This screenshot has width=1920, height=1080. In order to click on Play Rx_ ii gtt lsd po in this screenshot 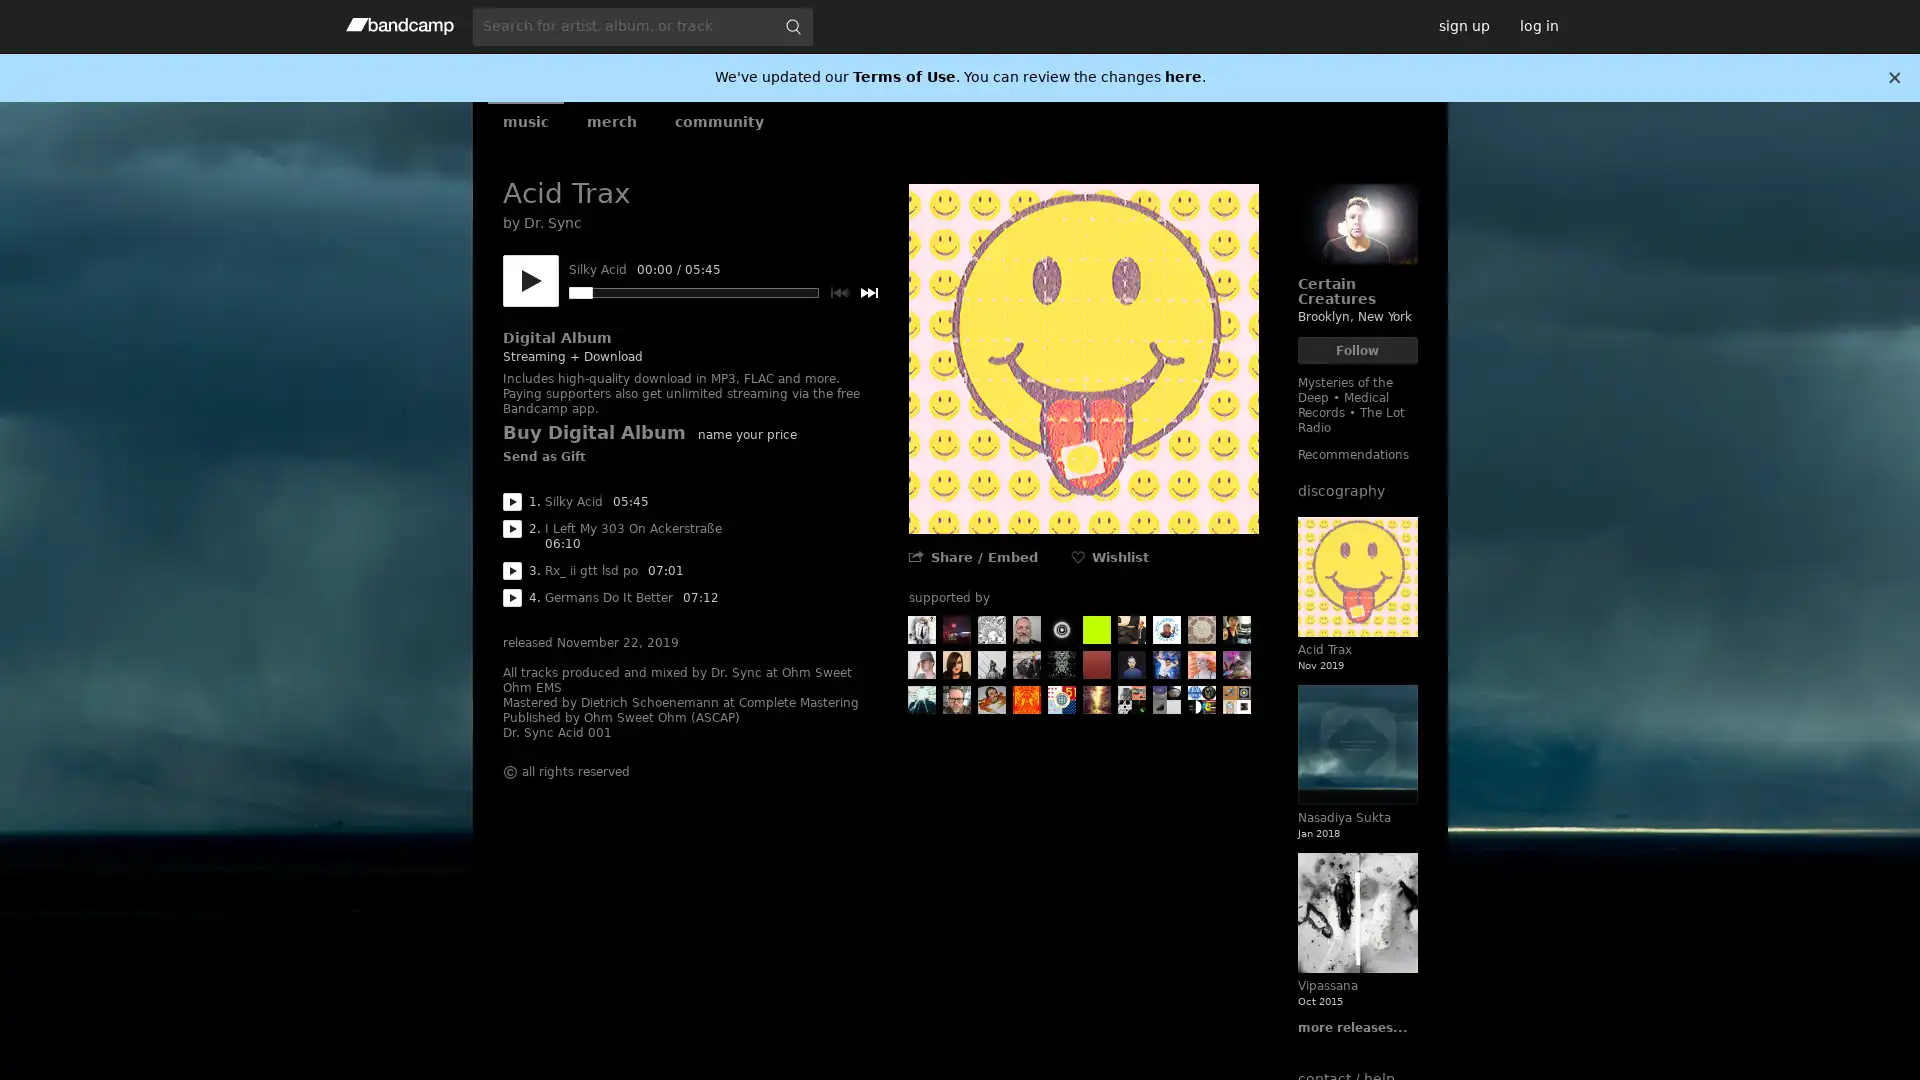, I will do `click(511, 570)`.